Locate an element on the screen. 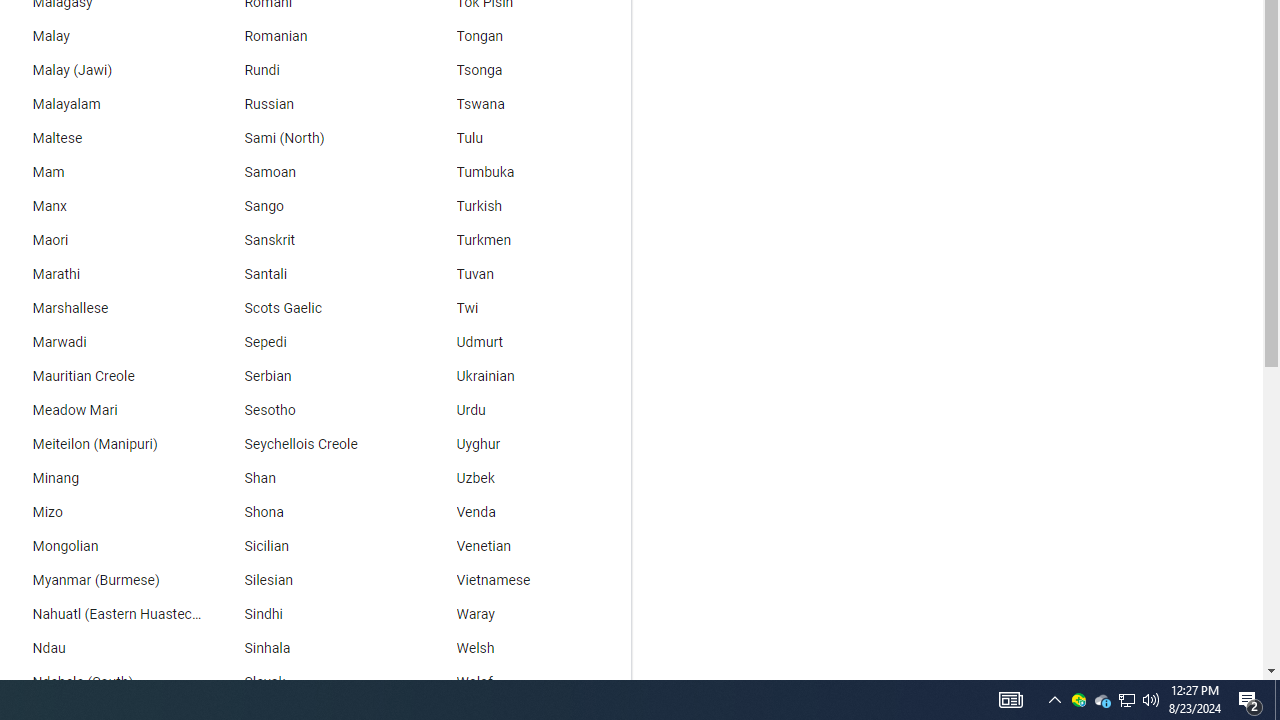 The width and height of the screenshot is (1280, 720). 'Tongan' is located at coordinates (525, 37).